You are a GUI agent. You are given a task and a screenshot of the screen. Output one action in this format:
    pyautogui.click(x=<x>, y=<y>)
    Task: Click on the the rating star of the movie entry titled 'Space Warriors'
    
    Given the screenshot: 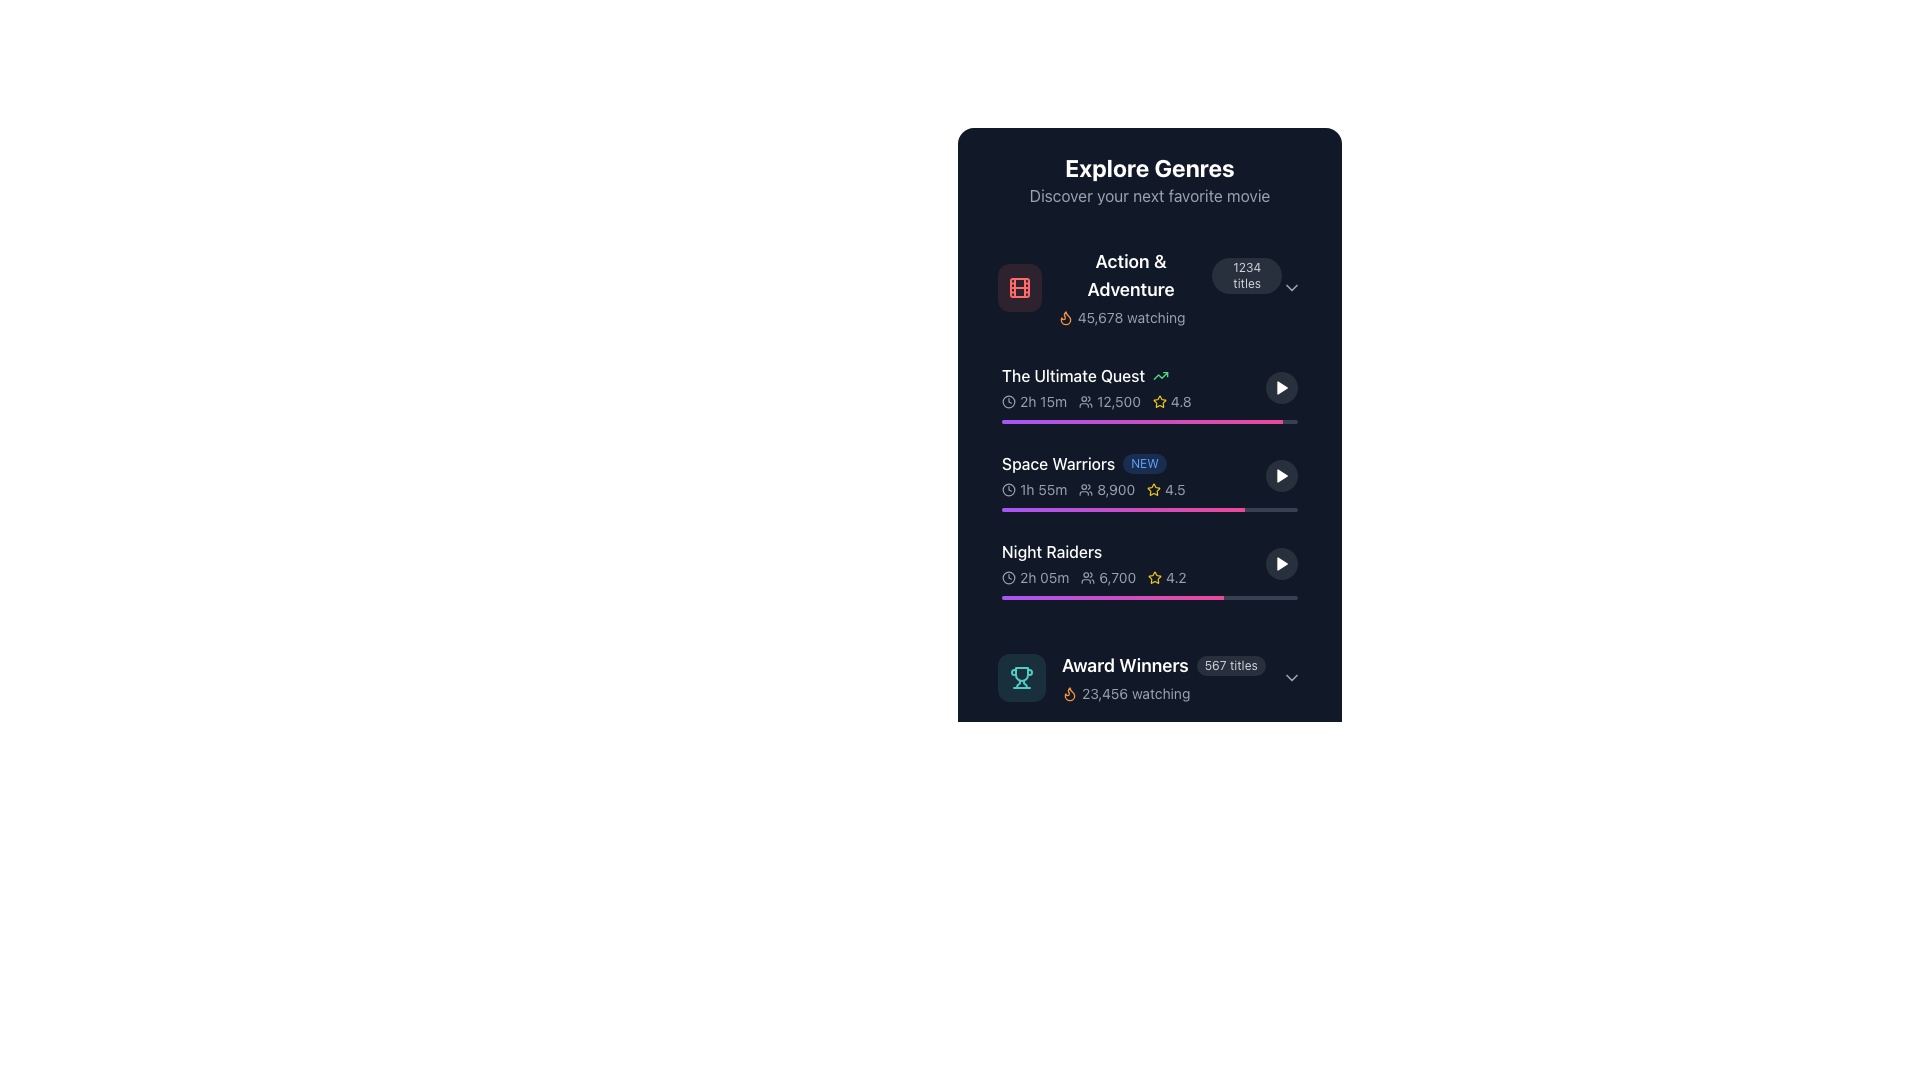 What is the action you would take?
    pyautogui.click(x=1150, y=475)
    